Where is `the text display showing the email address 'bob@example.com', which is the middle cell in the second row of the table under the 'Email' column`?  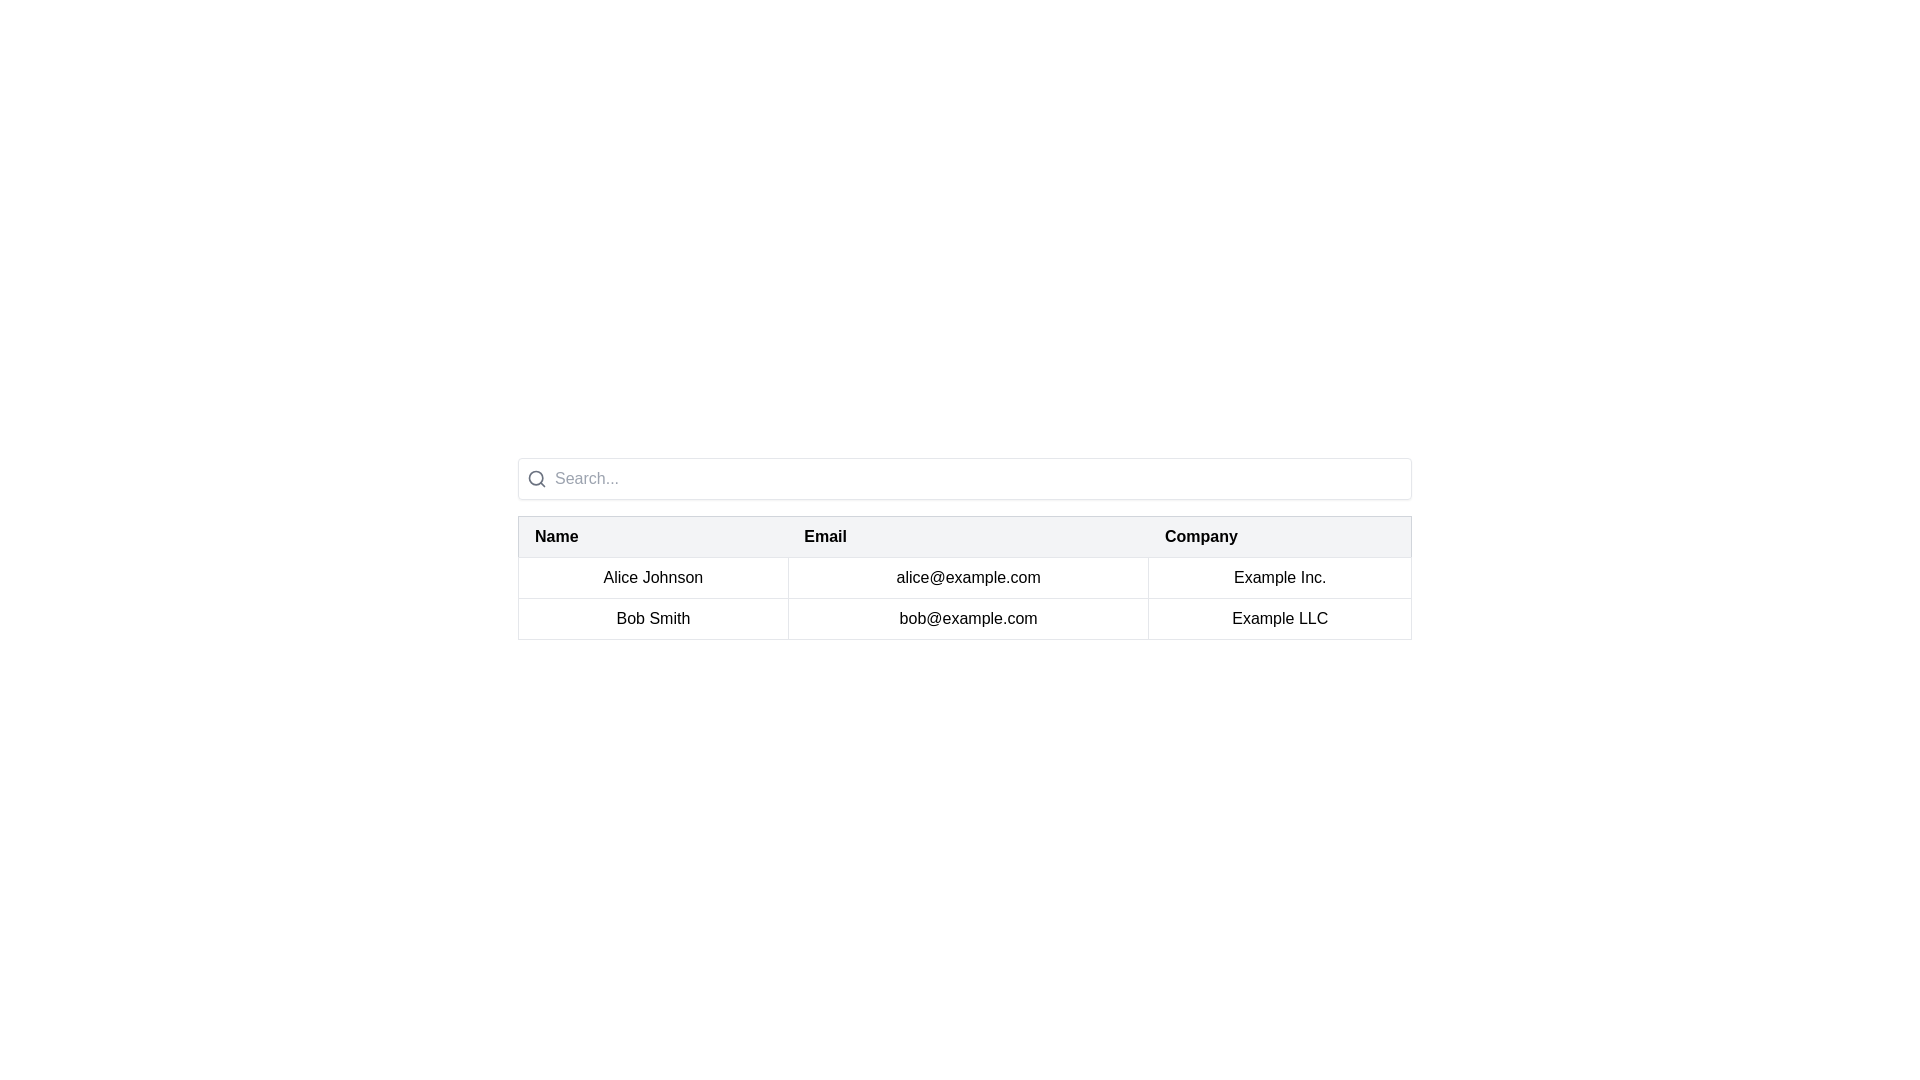 the text display showing the email address 'bob@example.com', which is the middle cell in the second row of the table under the 'Email' column is located at coordinates (968, 617).